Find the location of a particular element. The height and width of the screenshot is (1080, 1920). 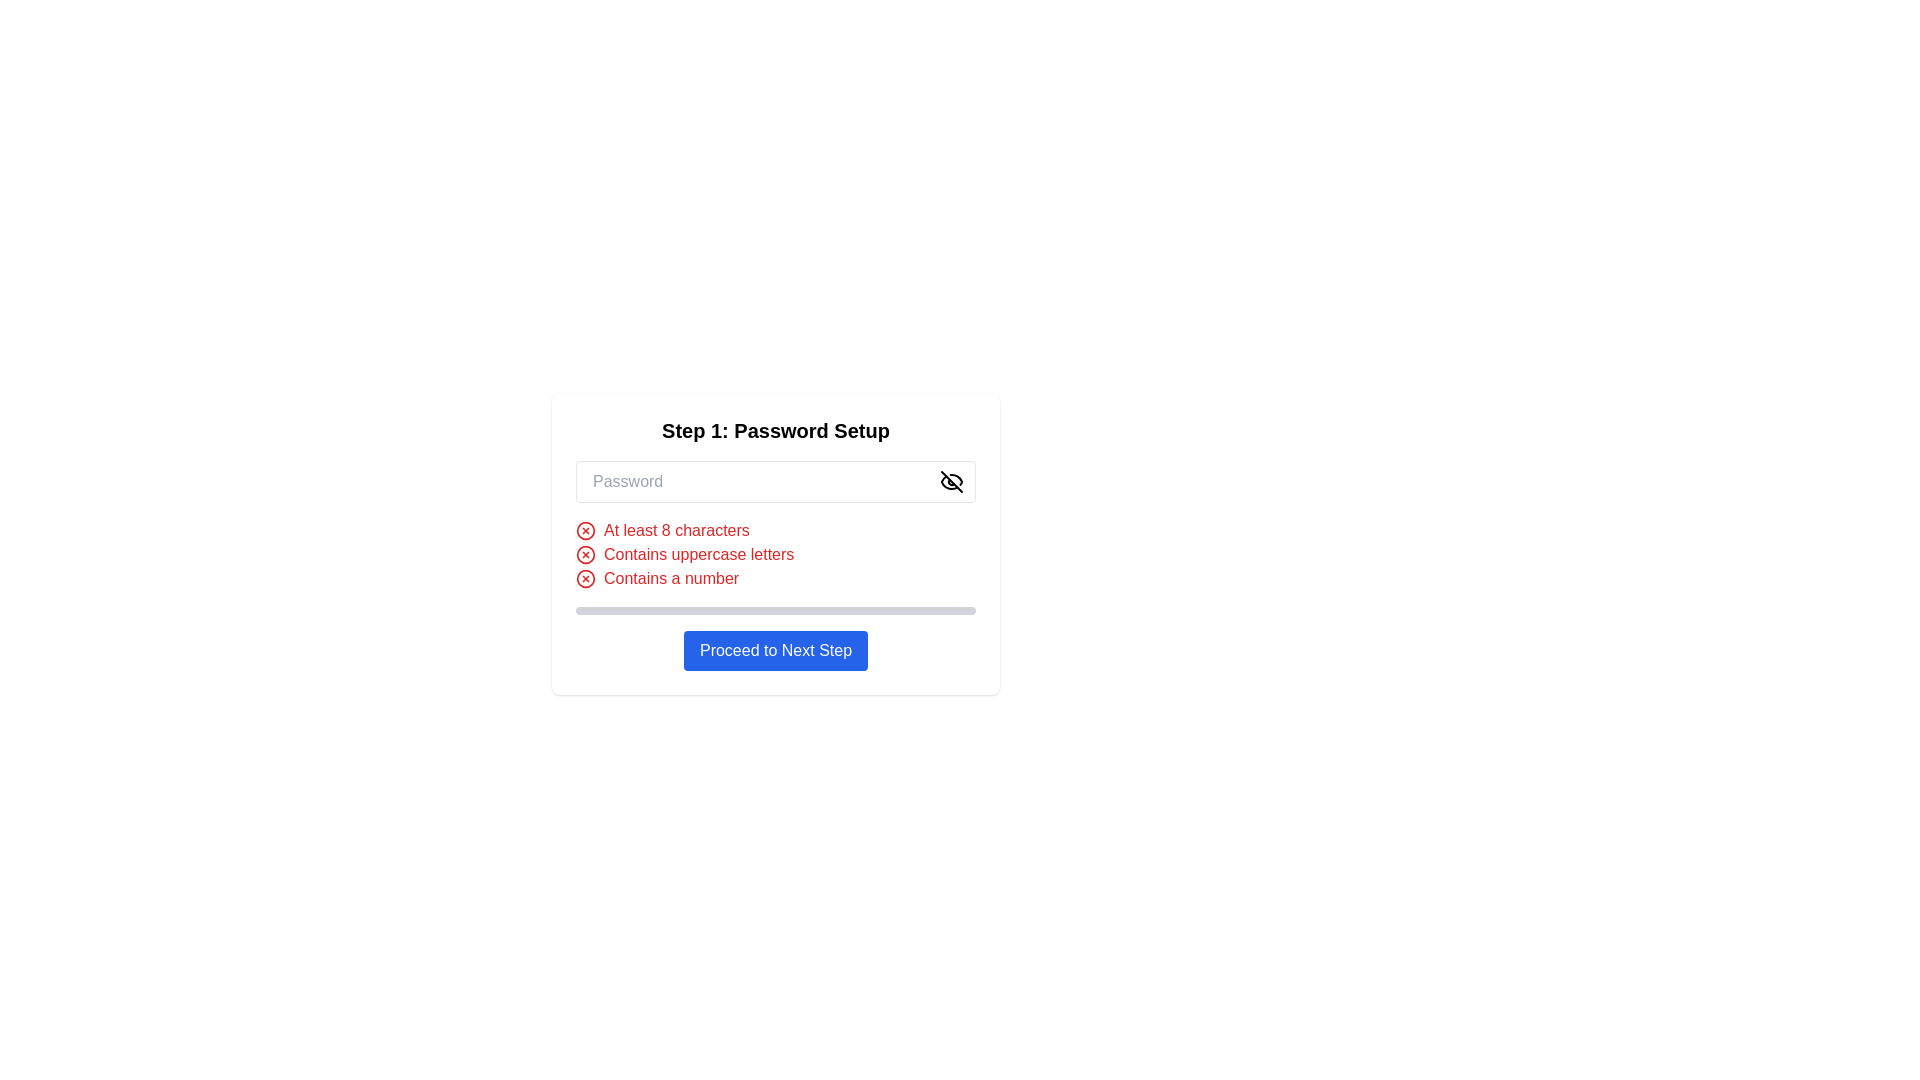

the circular icon with a red border and a red 'X' symbol, located to the left of the text 'At least 8 characters' under the password input field is located at coordinates (584, 530).